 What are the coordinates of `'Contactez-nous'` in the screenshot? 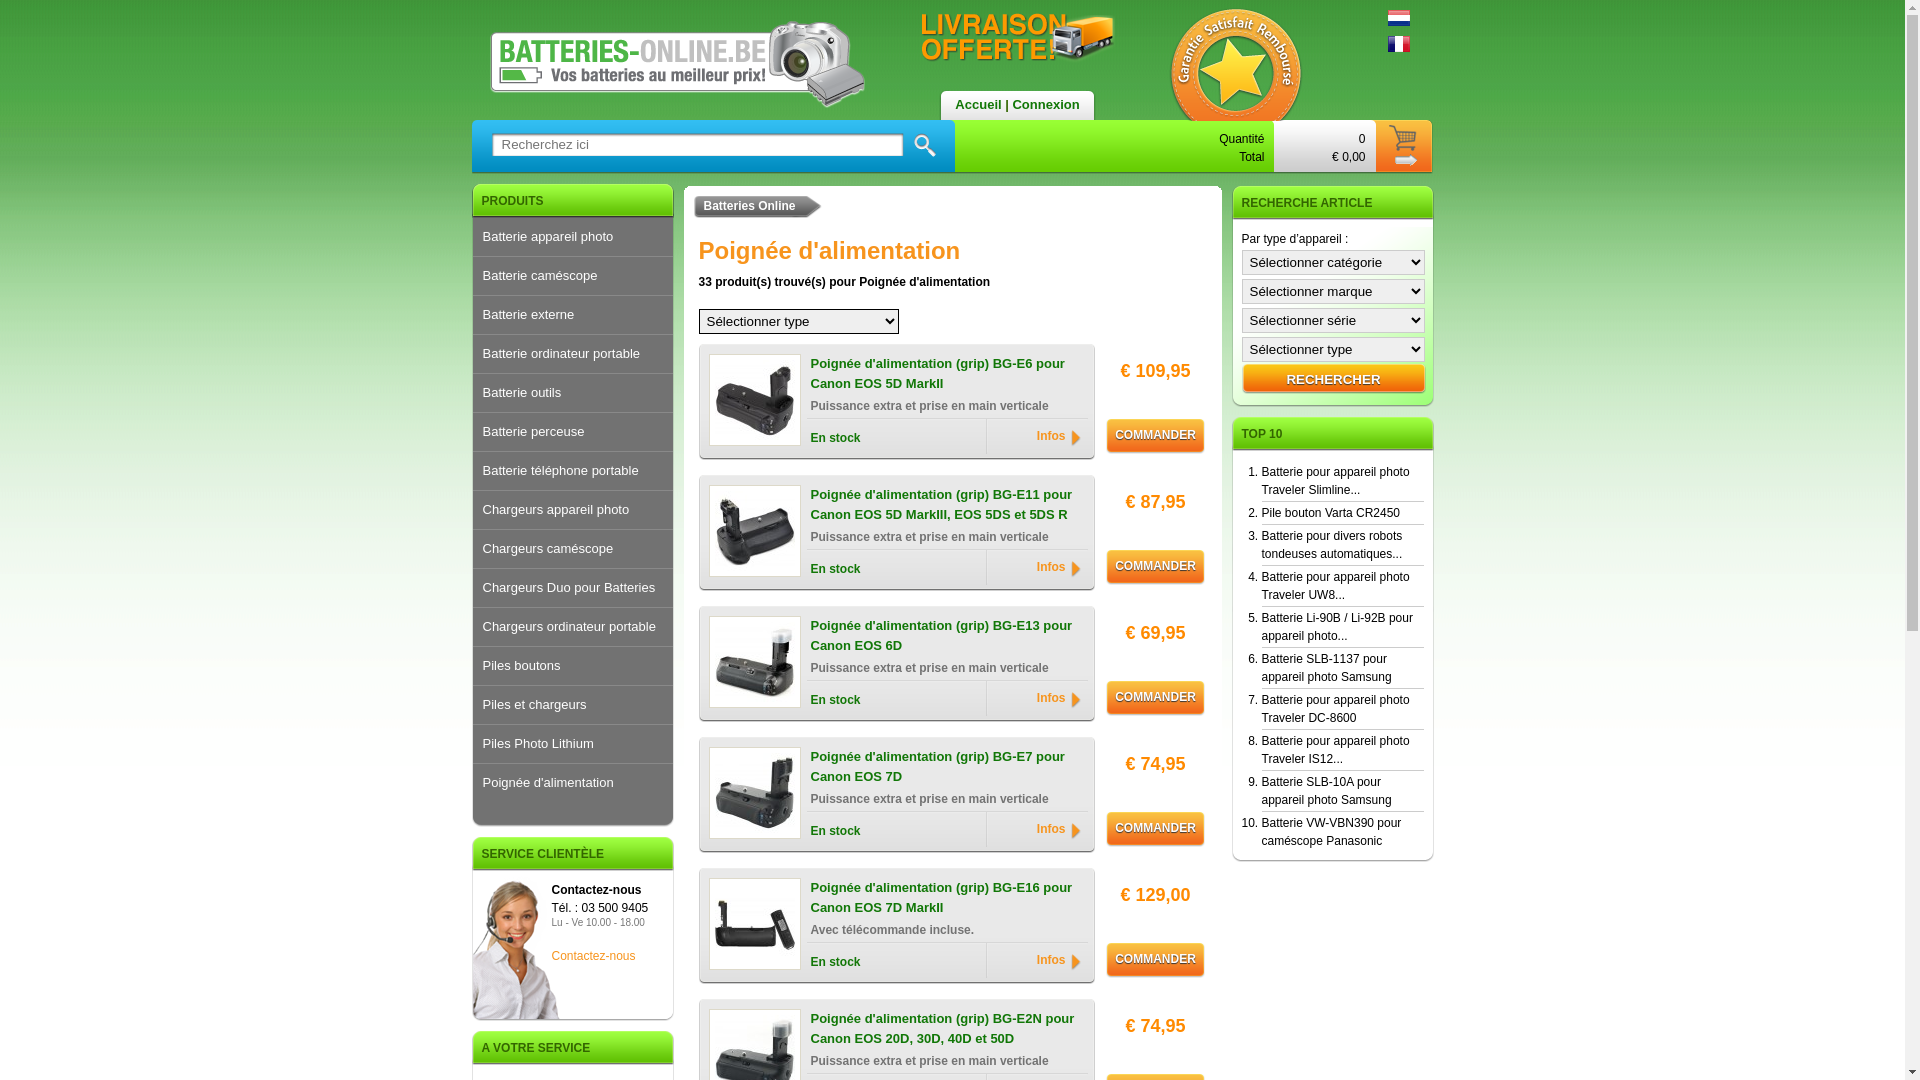 It's located at (593, 955).